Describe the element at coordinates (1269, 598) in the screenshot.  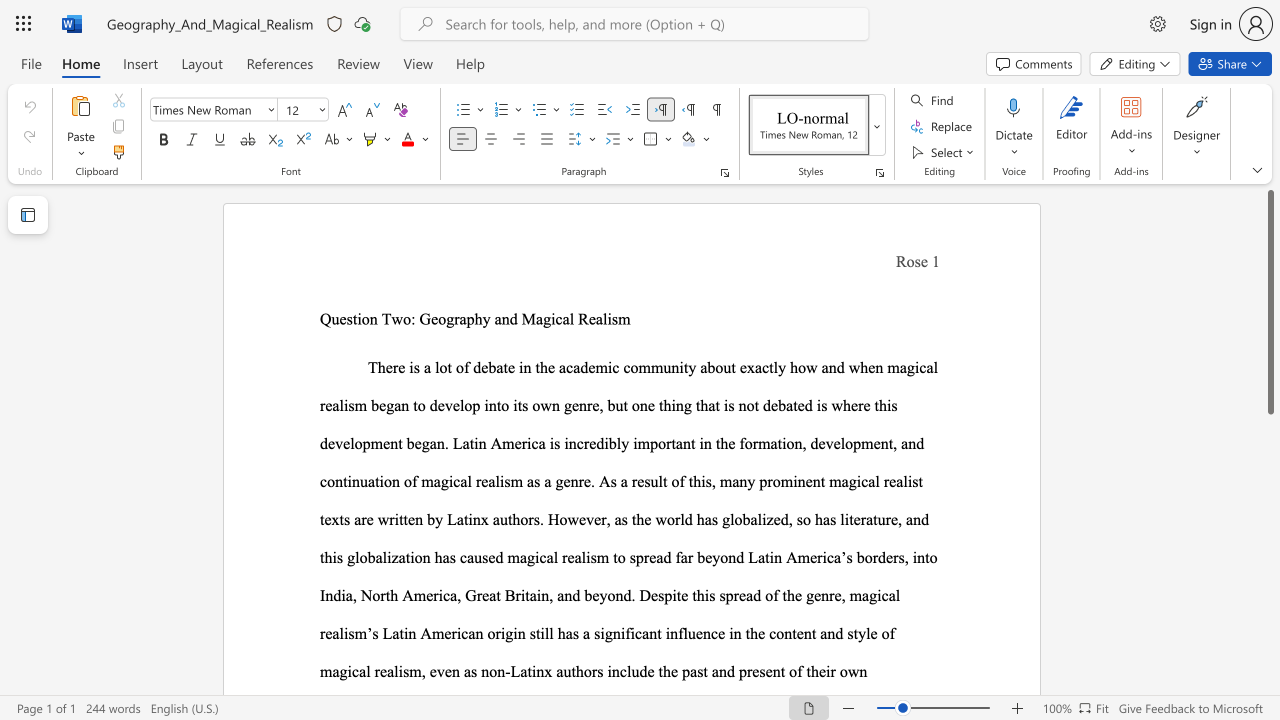
I see `the side scrollbar to bring the page down` at that location.